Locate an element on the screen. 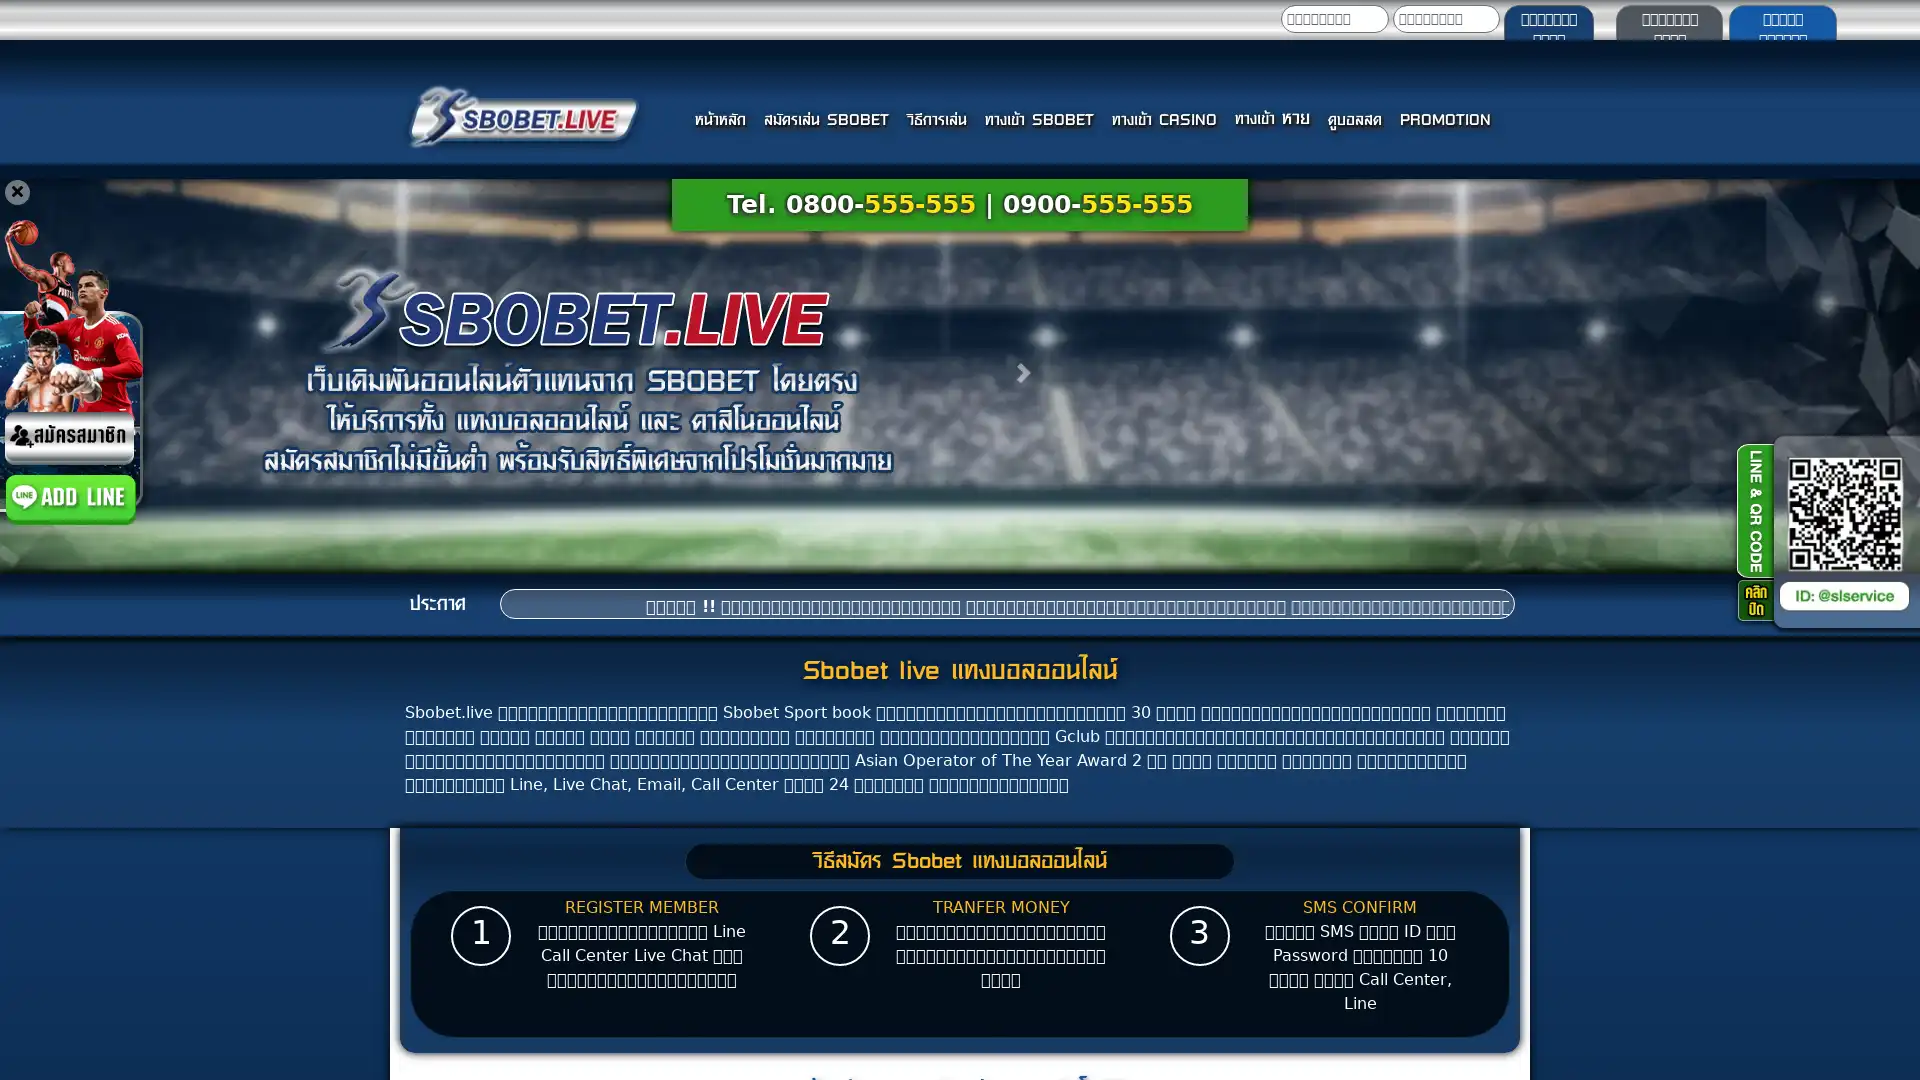  Previous is located at coordinates (128, 372).